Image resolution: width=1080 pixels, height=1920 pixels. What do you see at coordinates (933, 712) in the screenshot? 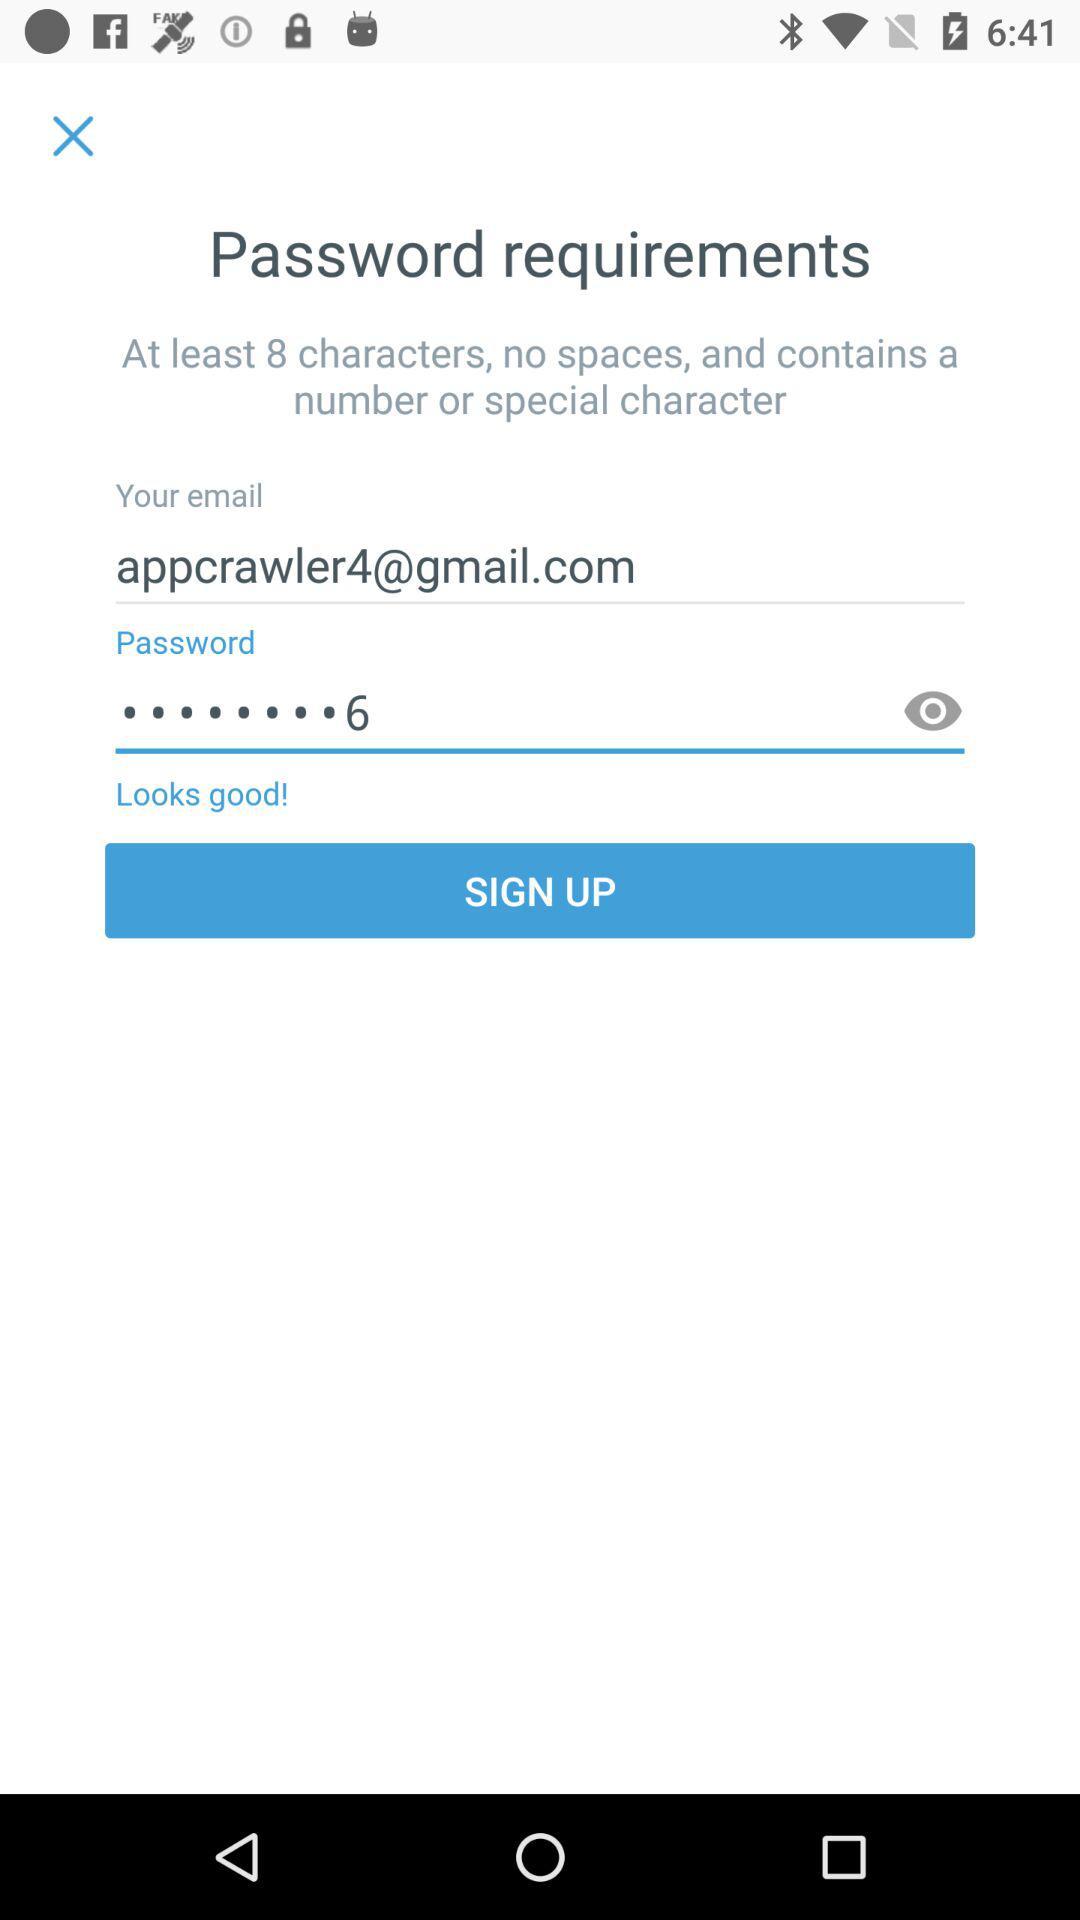
I see `the visibility icon` at bounding box center [933, 712].